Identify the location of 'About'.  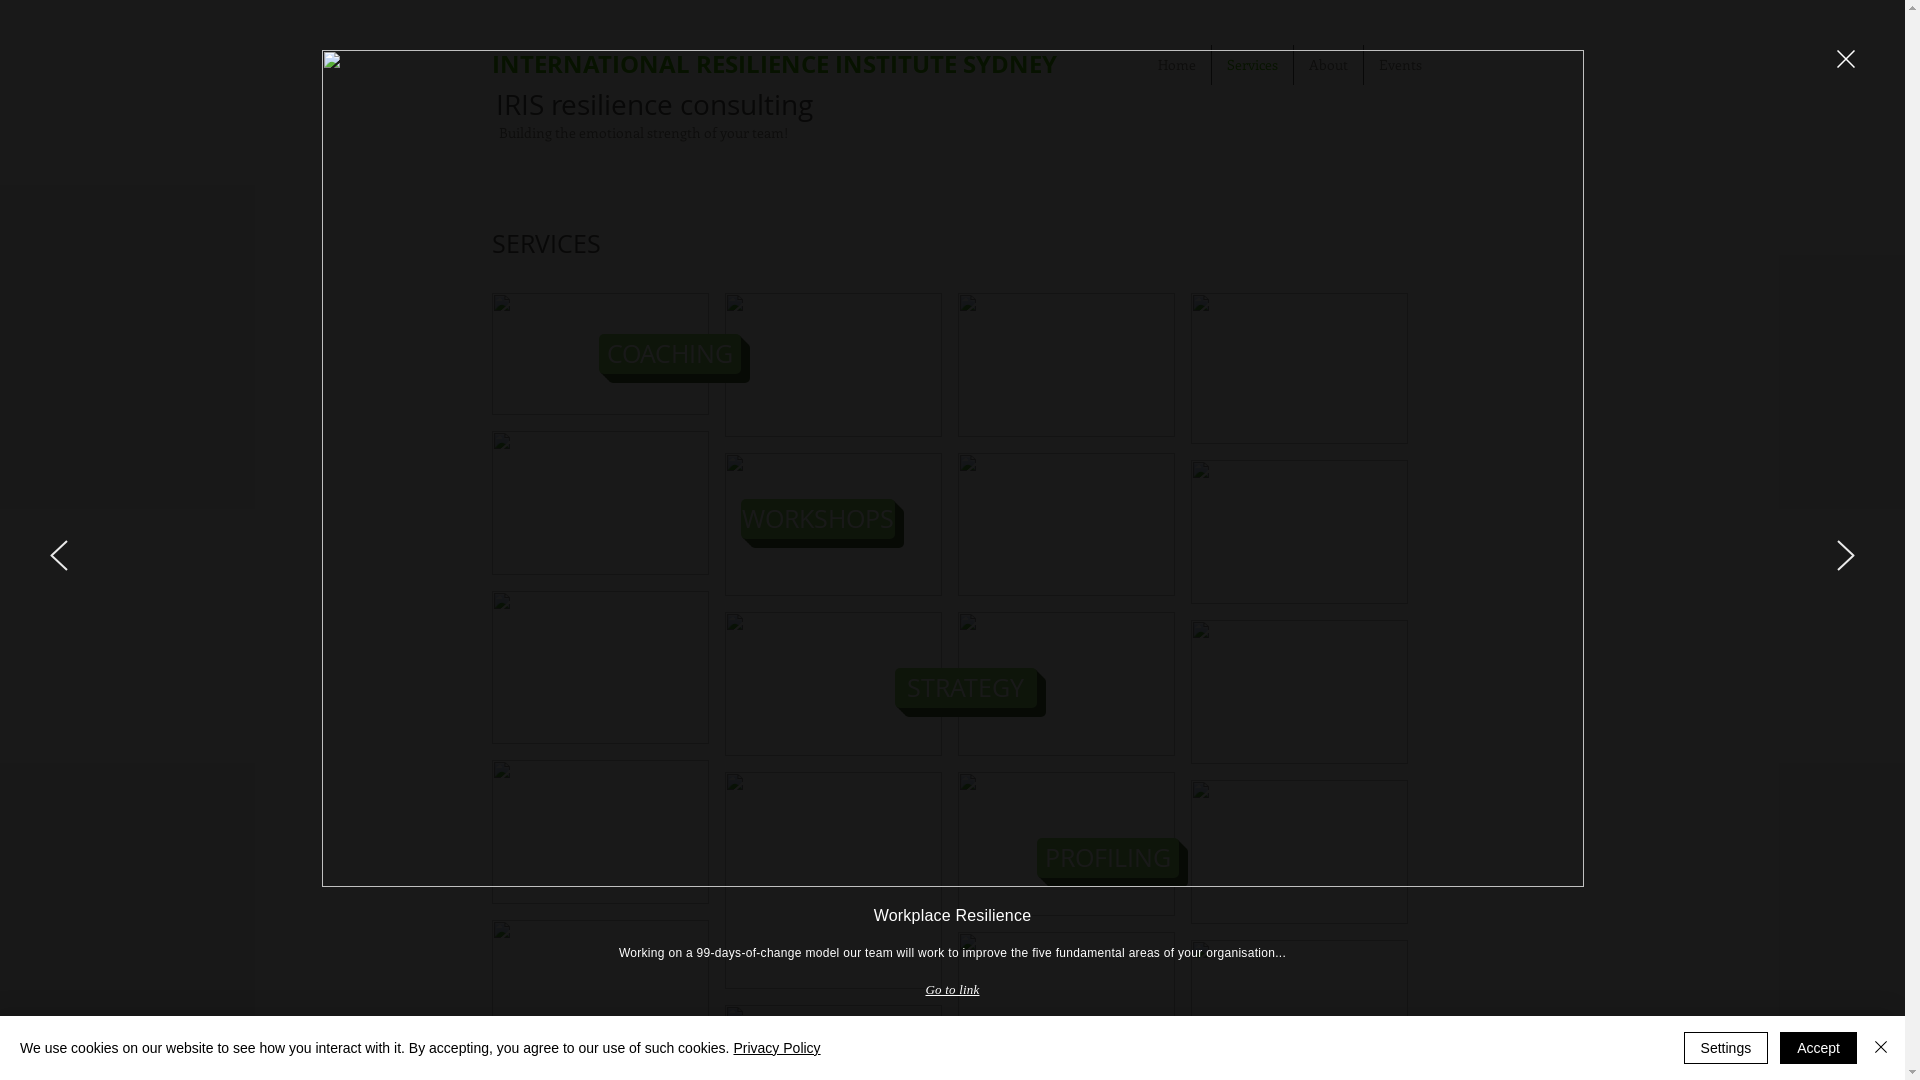
(1328, 63).